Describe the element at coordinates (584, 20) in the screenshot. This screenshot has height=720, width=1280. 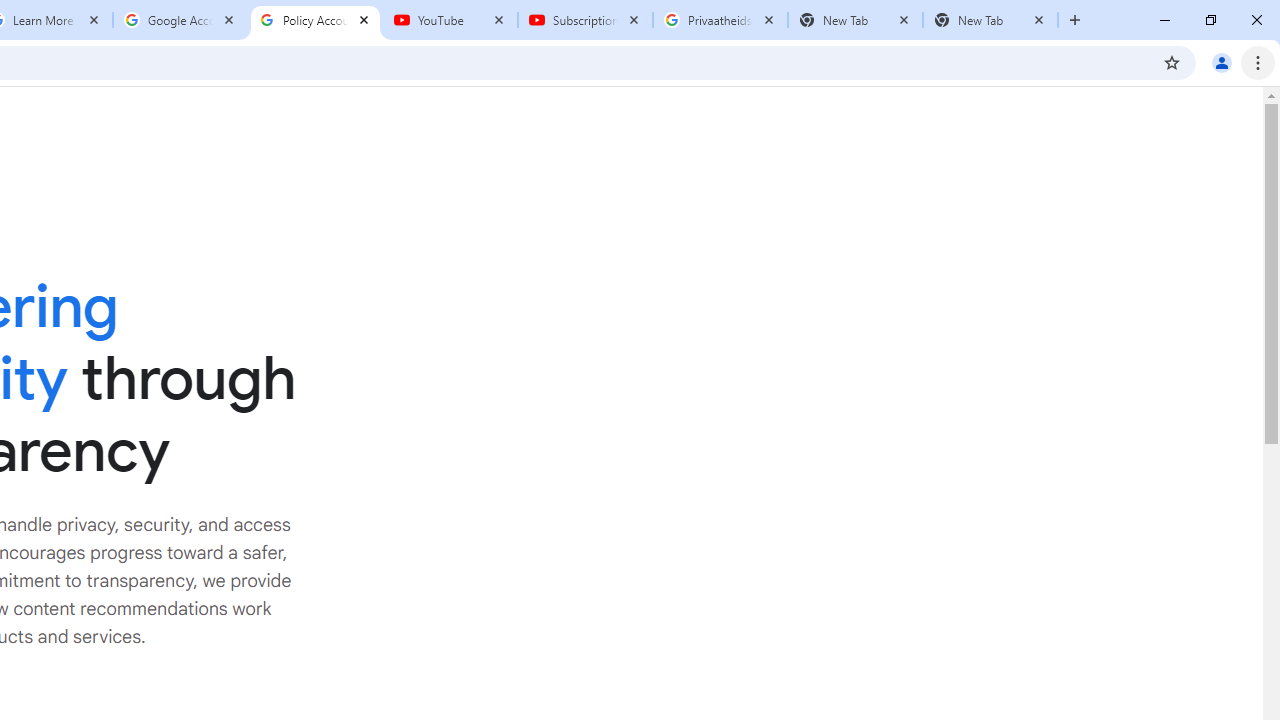
I see `'Subscriptions - YouTube'` at that location.